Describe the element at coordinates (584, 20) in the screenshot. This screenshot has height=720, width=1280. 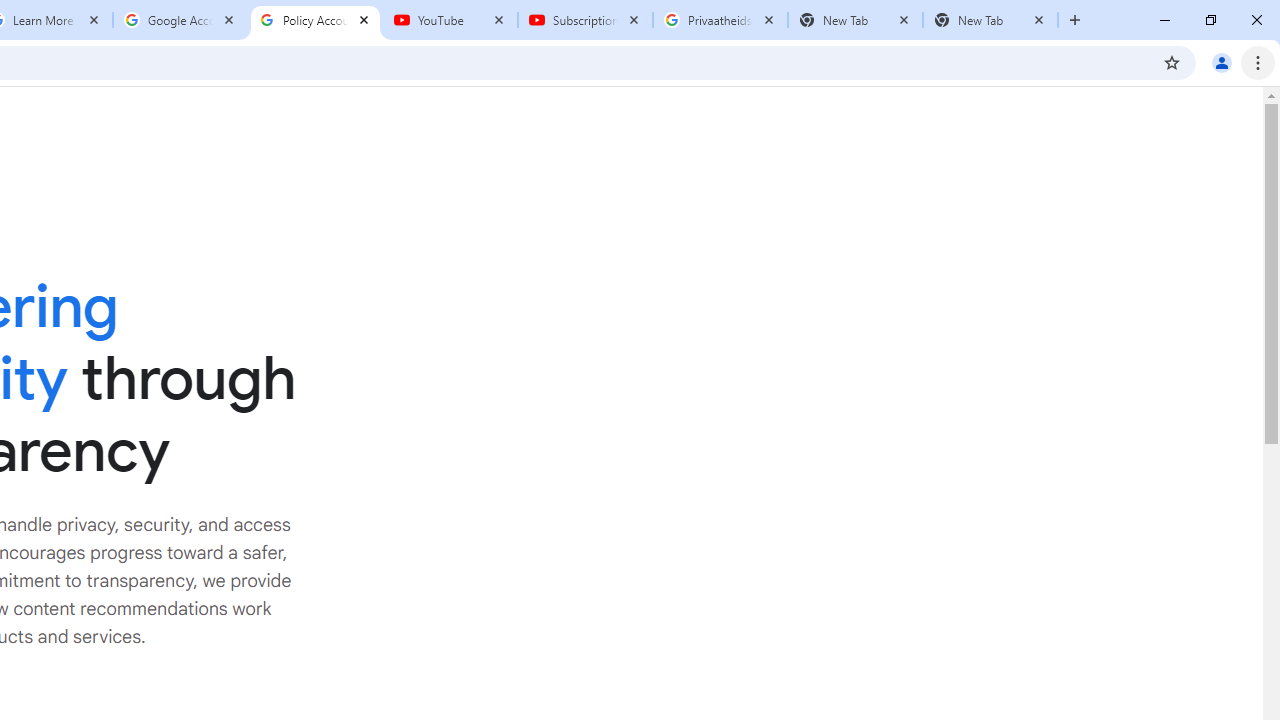
I see `'Subscriptions - YouTube'` at that location.